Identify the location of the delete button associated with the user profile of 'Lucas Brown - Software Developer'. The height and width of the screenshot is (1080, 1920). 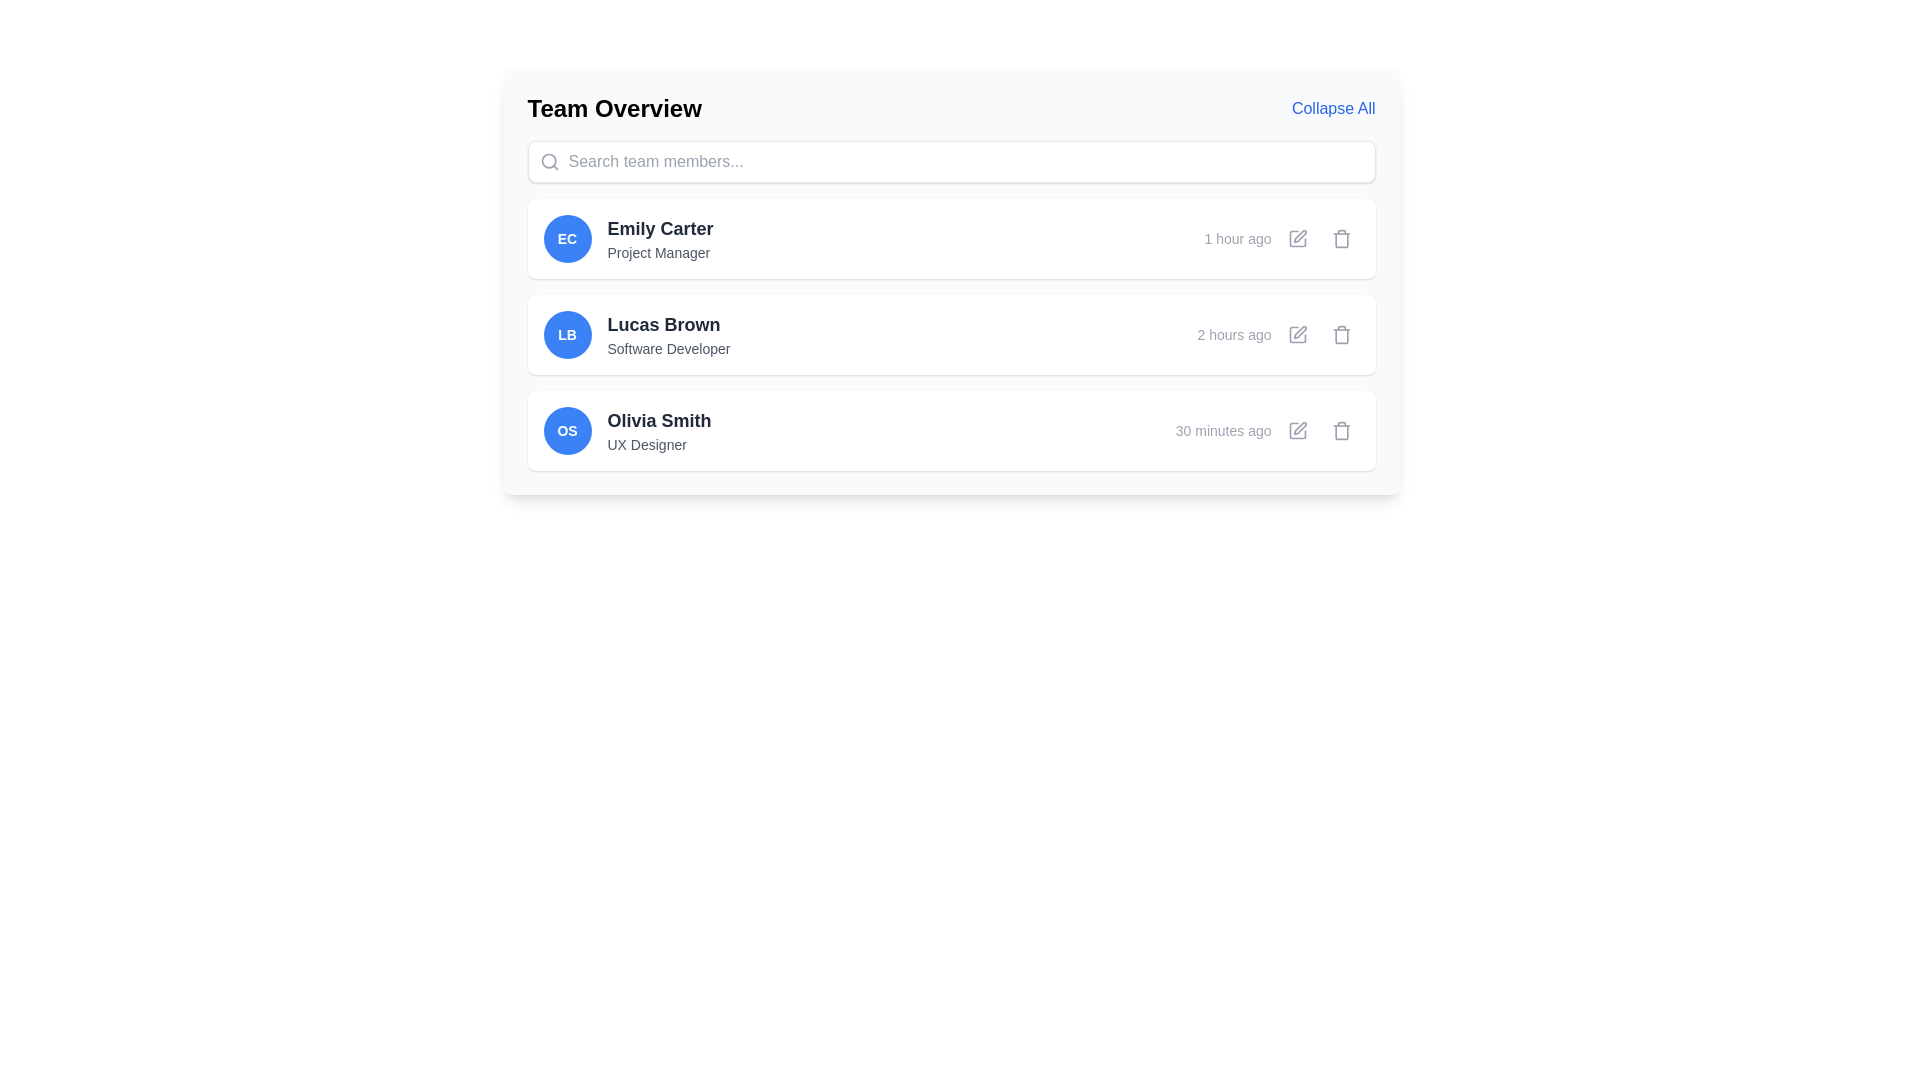
(1341, 334).